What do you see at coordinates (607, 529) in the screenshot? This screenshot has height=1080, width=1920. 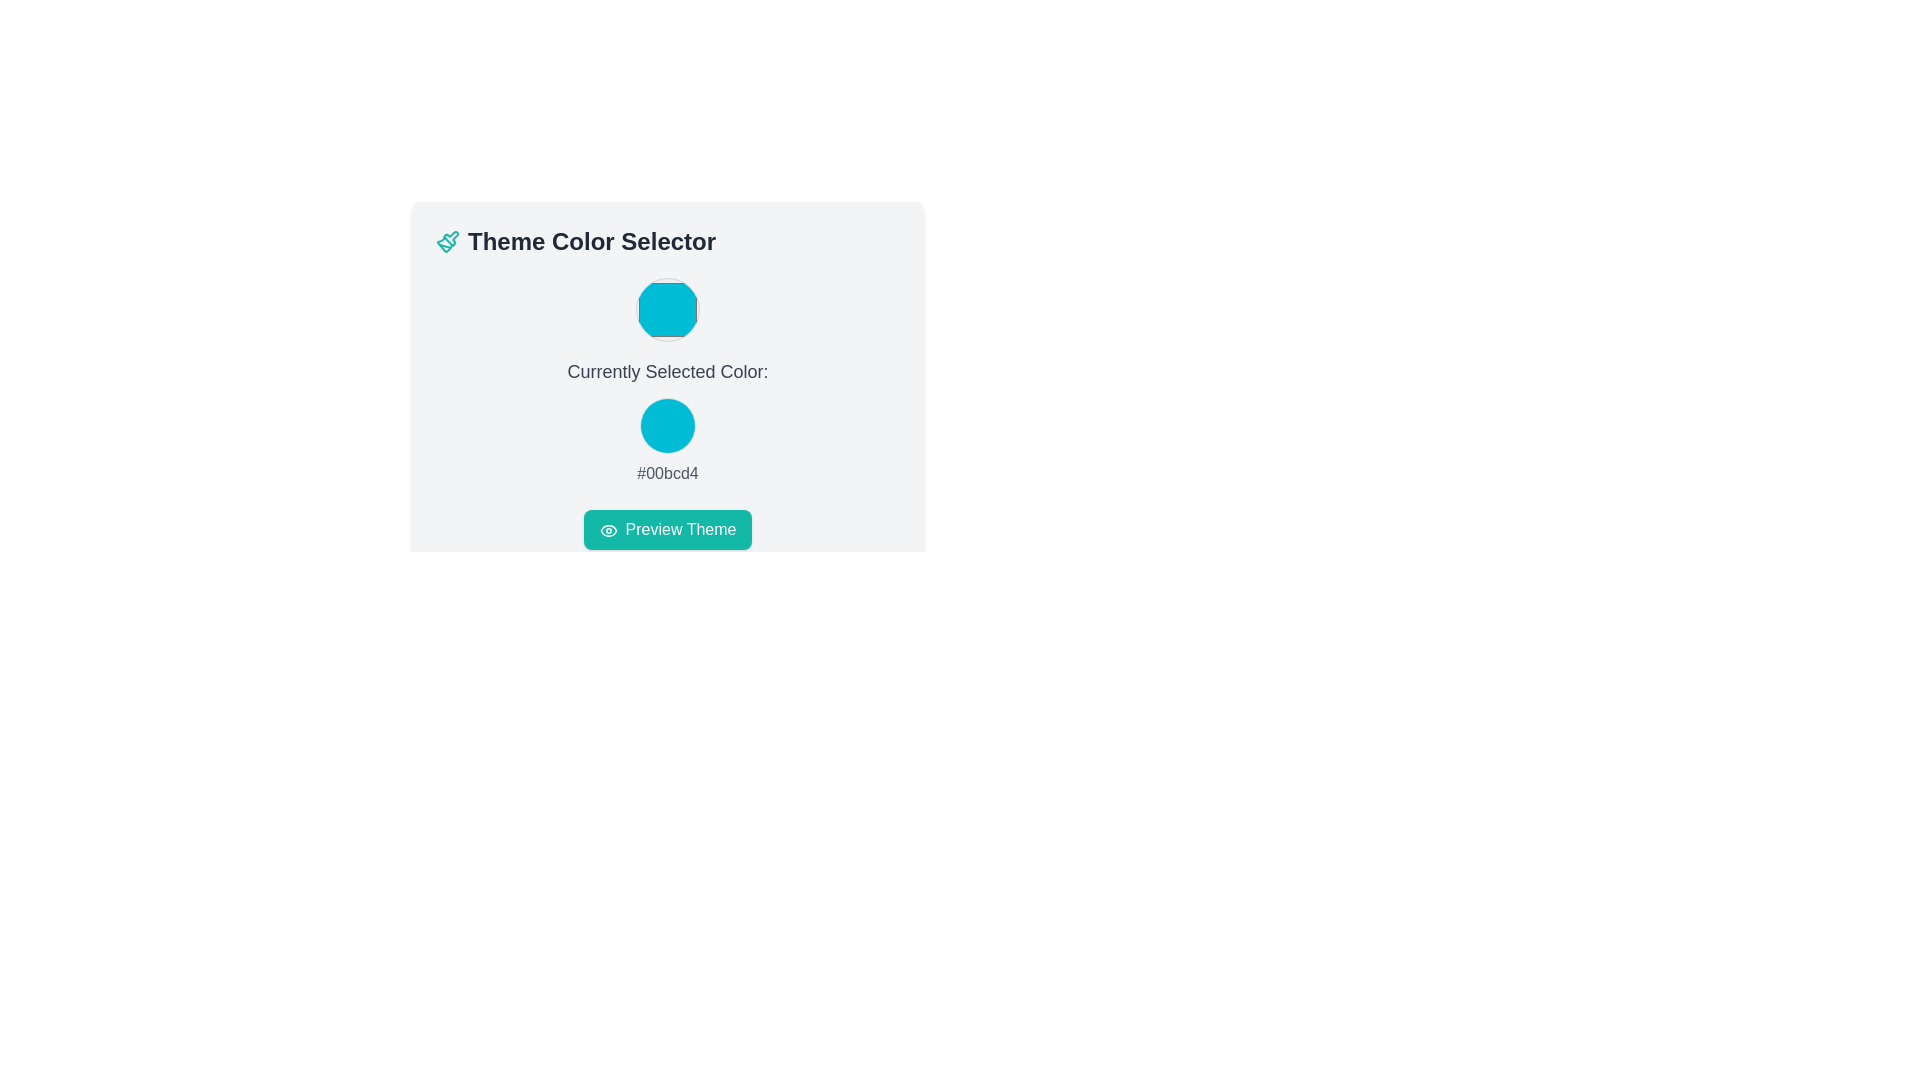 I see `the small white eye icon located to the left of the 'Preview Theme' button, which is aligned horizontally with the button text` at bounding box center [607, 529].